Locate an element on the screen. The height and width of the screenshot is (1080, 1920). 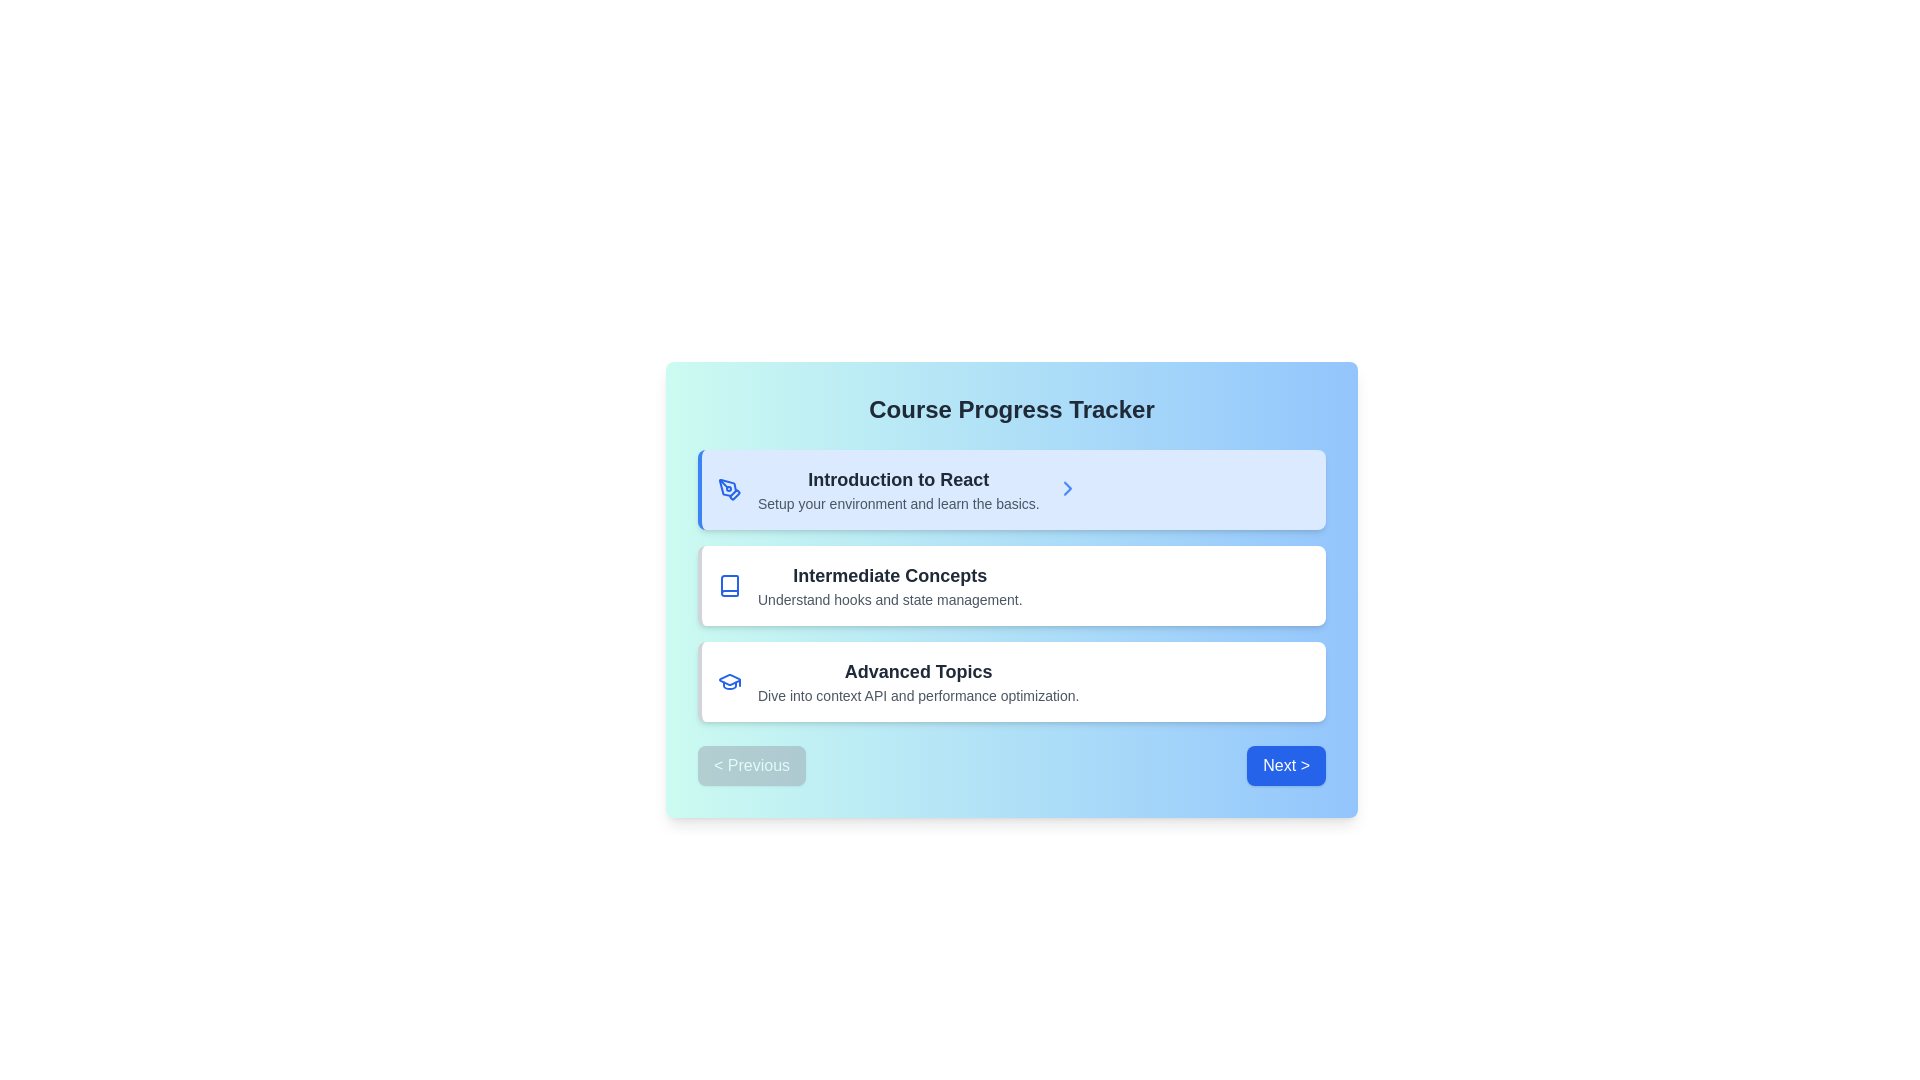
the Informational Card that provides navigation to intermediate concepts in React, positioned between the 'Introduction to React' and 'Advanced Topics' cards is located at coordinates (1012, 589).